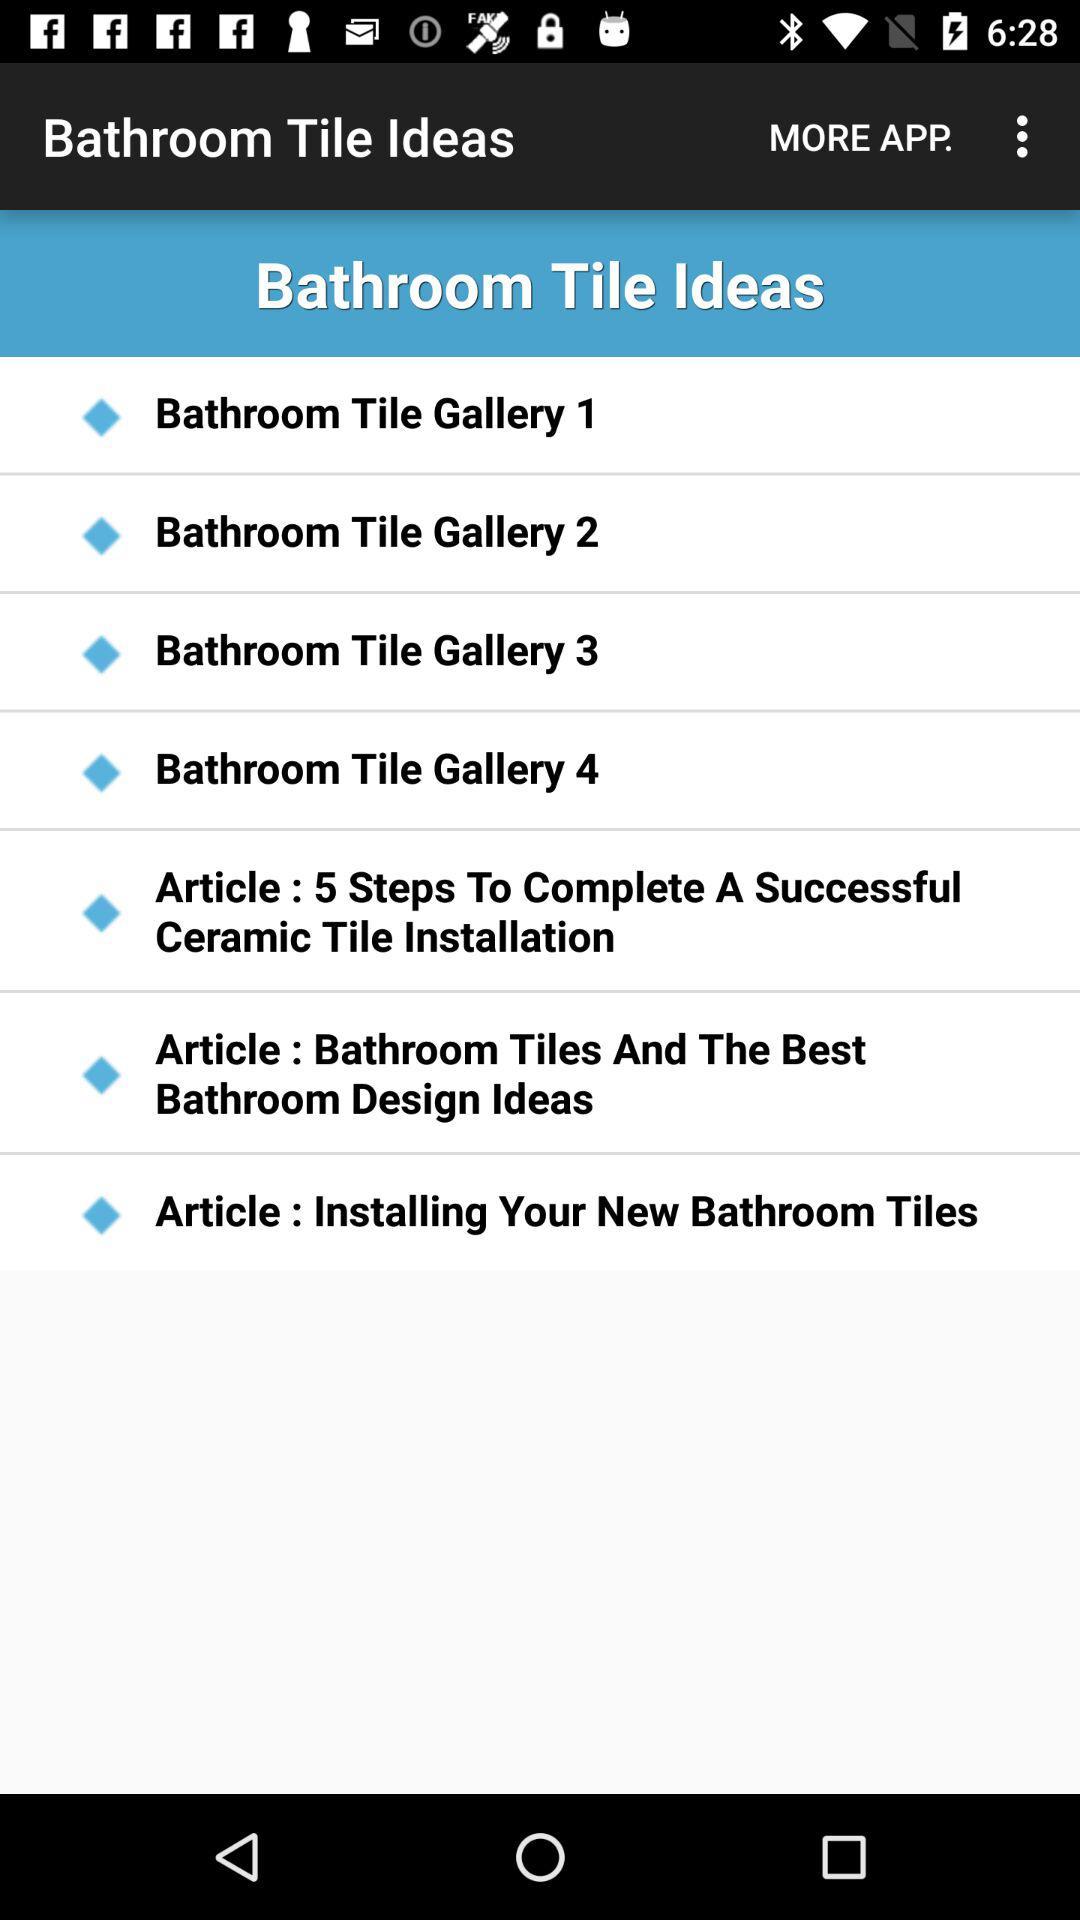 Image resolution: width=1080 pixels, height=1920 pixels. I want to click on the item to the right of the bathroom tile ideas, so click(860, 135).